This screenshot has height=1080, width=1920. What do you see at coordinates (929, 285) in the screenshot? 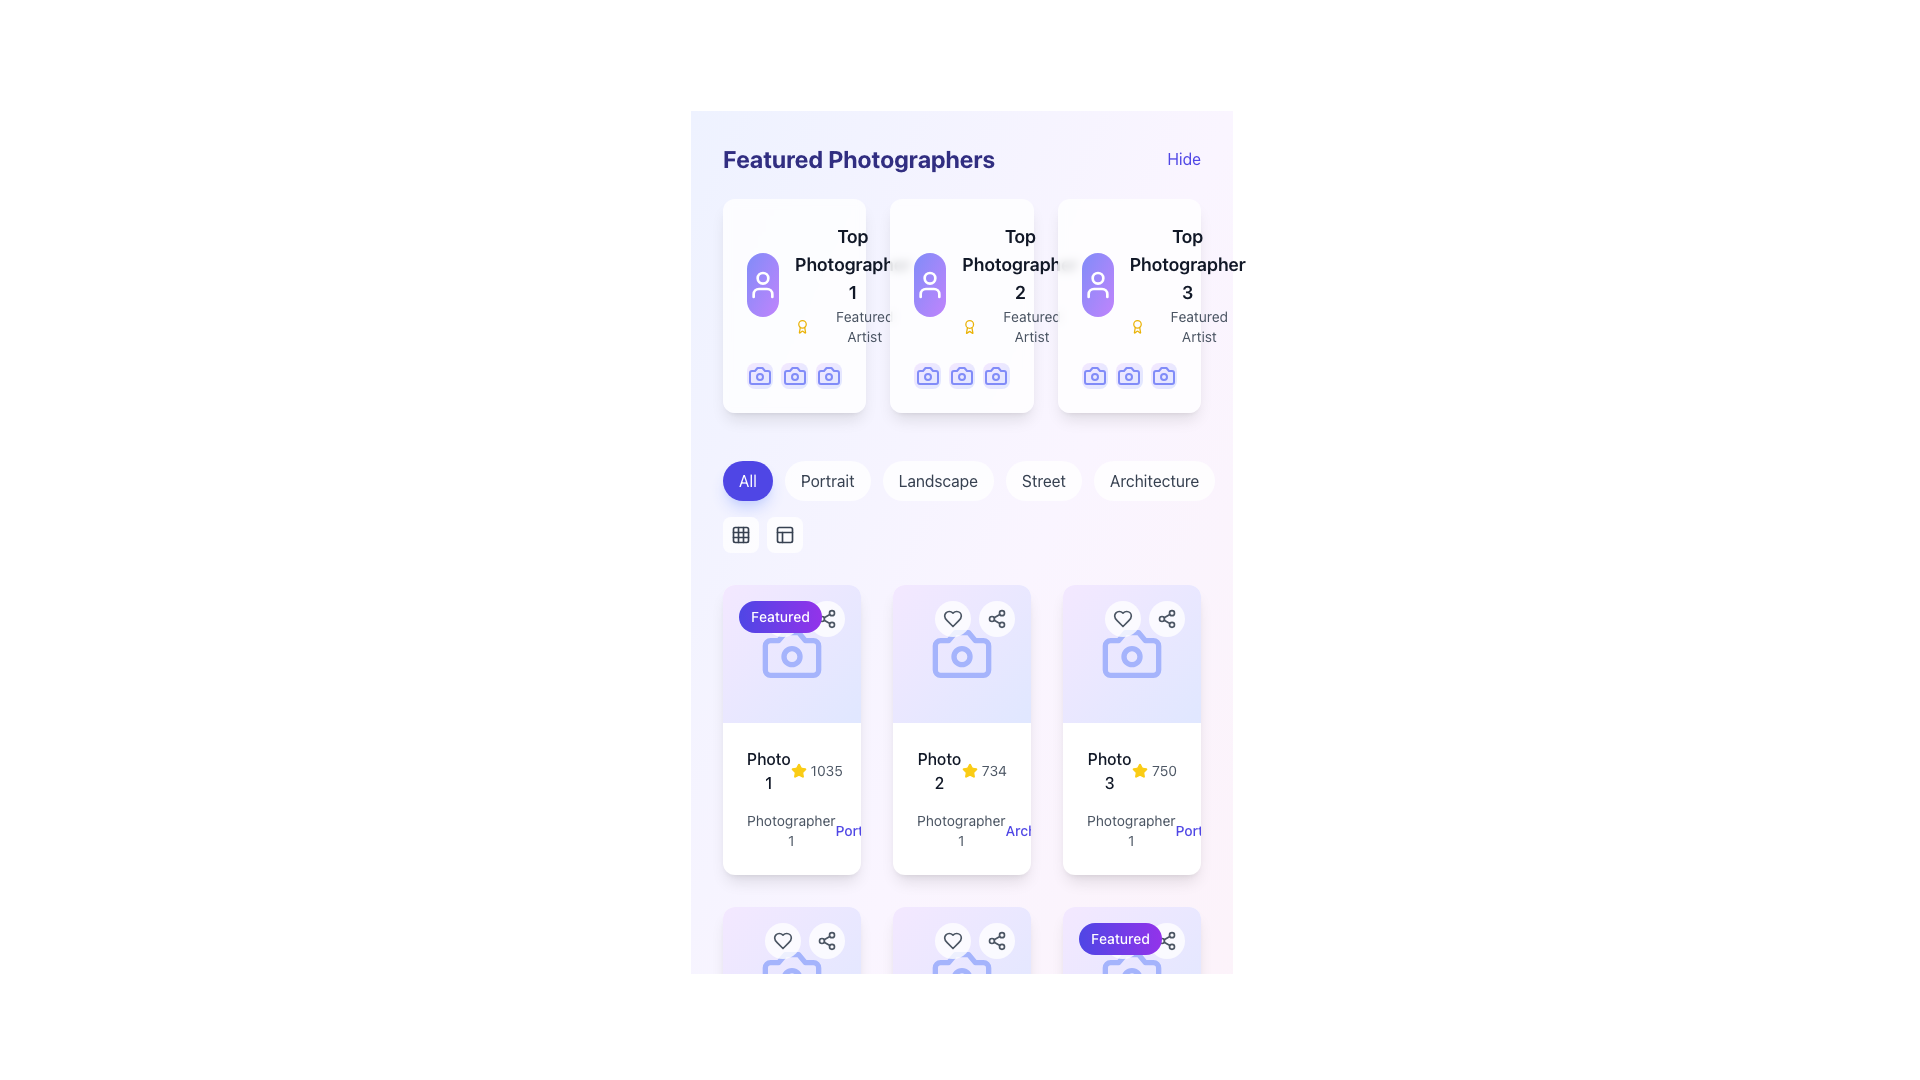
I see `the circular avatar placeholder with a gradient background and a white user icon, located at the center of the second card titled 'Top Photographer 2' under 'Featured Photographers'` at bounding box center [929, 285].